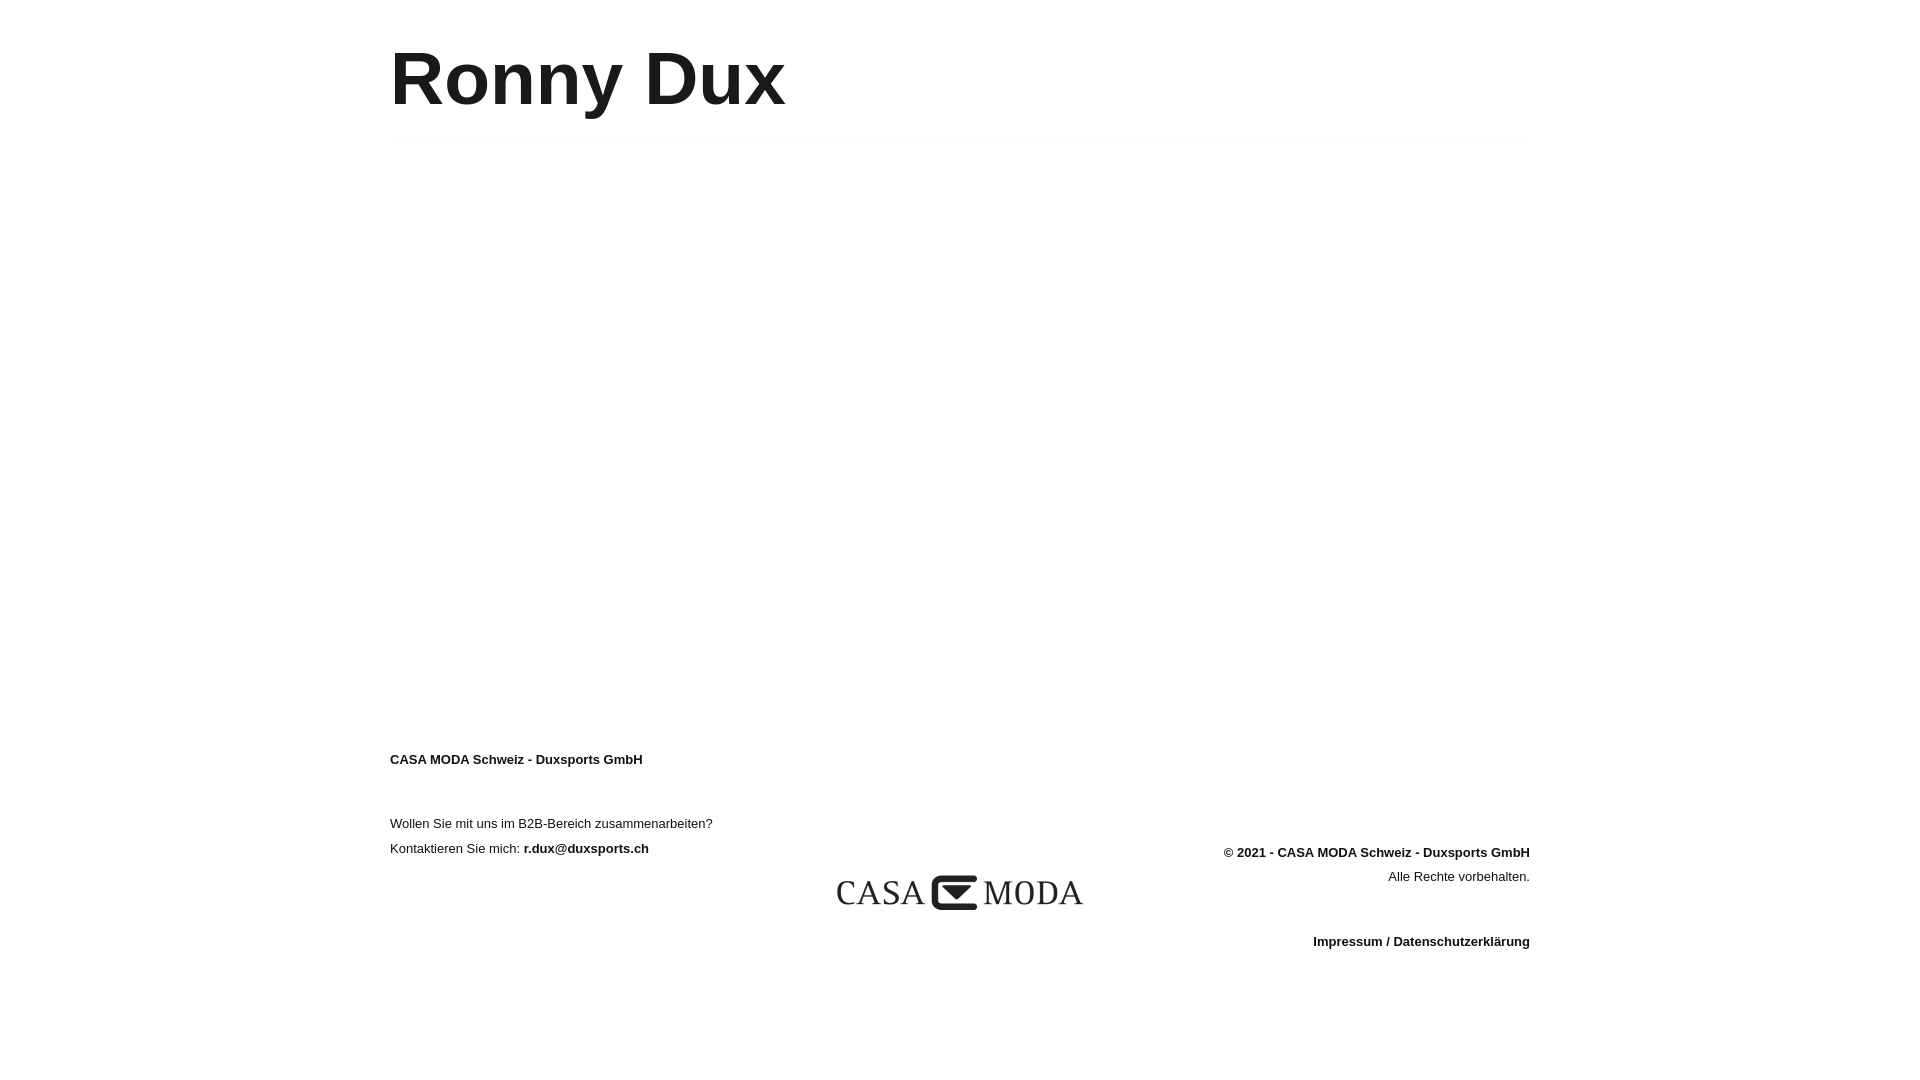 The height and width of the screenshot is (1080, 1920). Describe the element at coordinates (585, 848) in the screenshot. I see `'r.dux@duxsports.ch'` at that location.